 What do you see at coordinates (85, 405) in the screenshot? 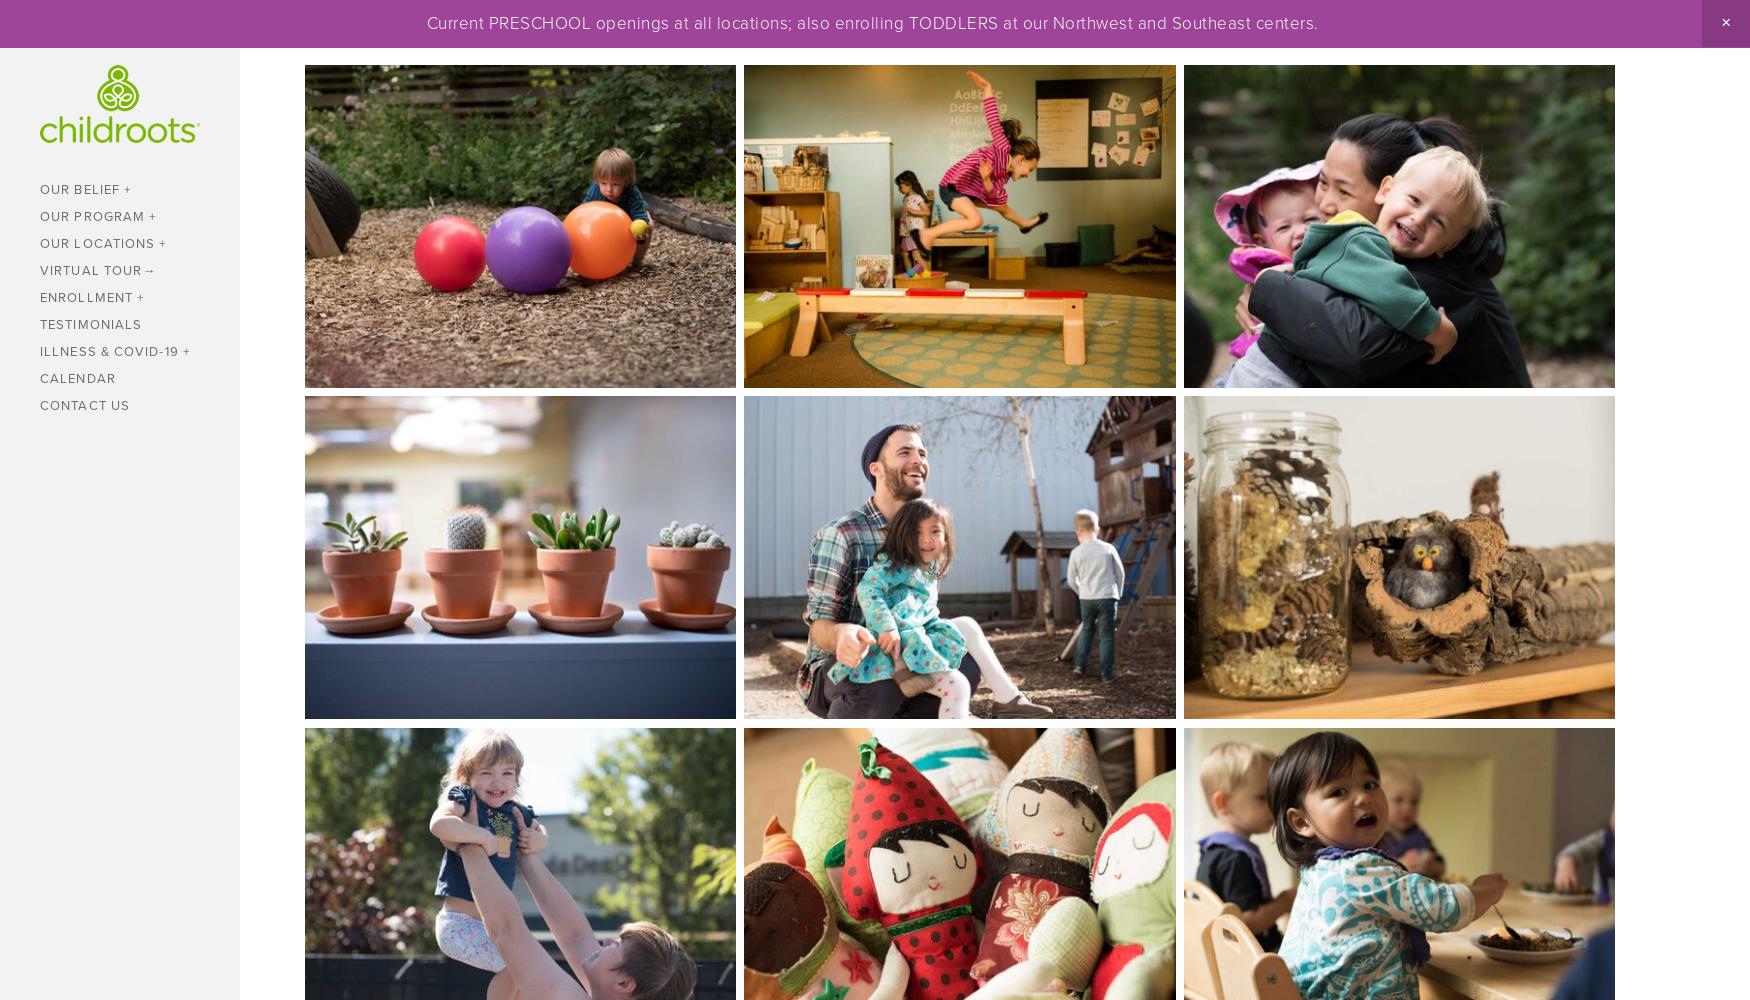
I see `'Contact Us'` at bounding box center [85, 405].